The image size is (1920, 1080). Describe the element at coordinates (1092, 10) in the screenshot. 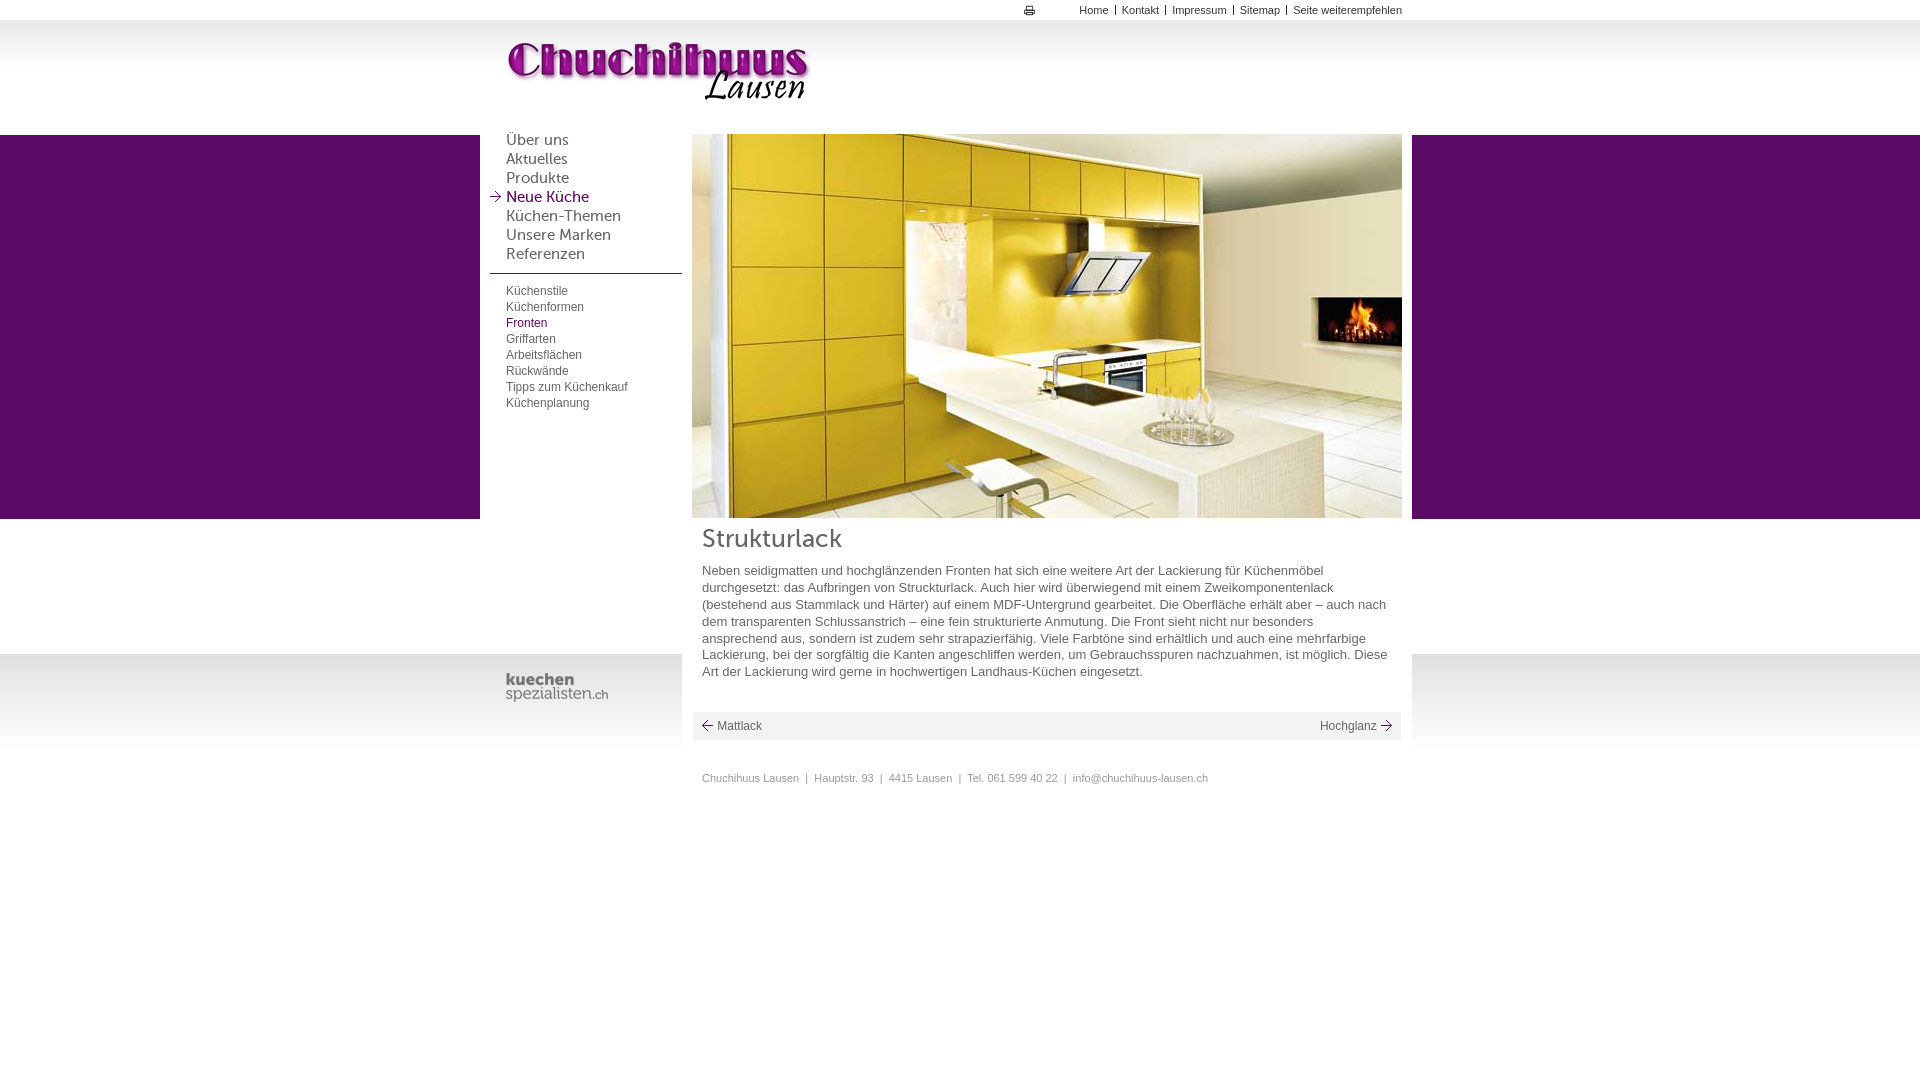

I see `'Home'` at that location.